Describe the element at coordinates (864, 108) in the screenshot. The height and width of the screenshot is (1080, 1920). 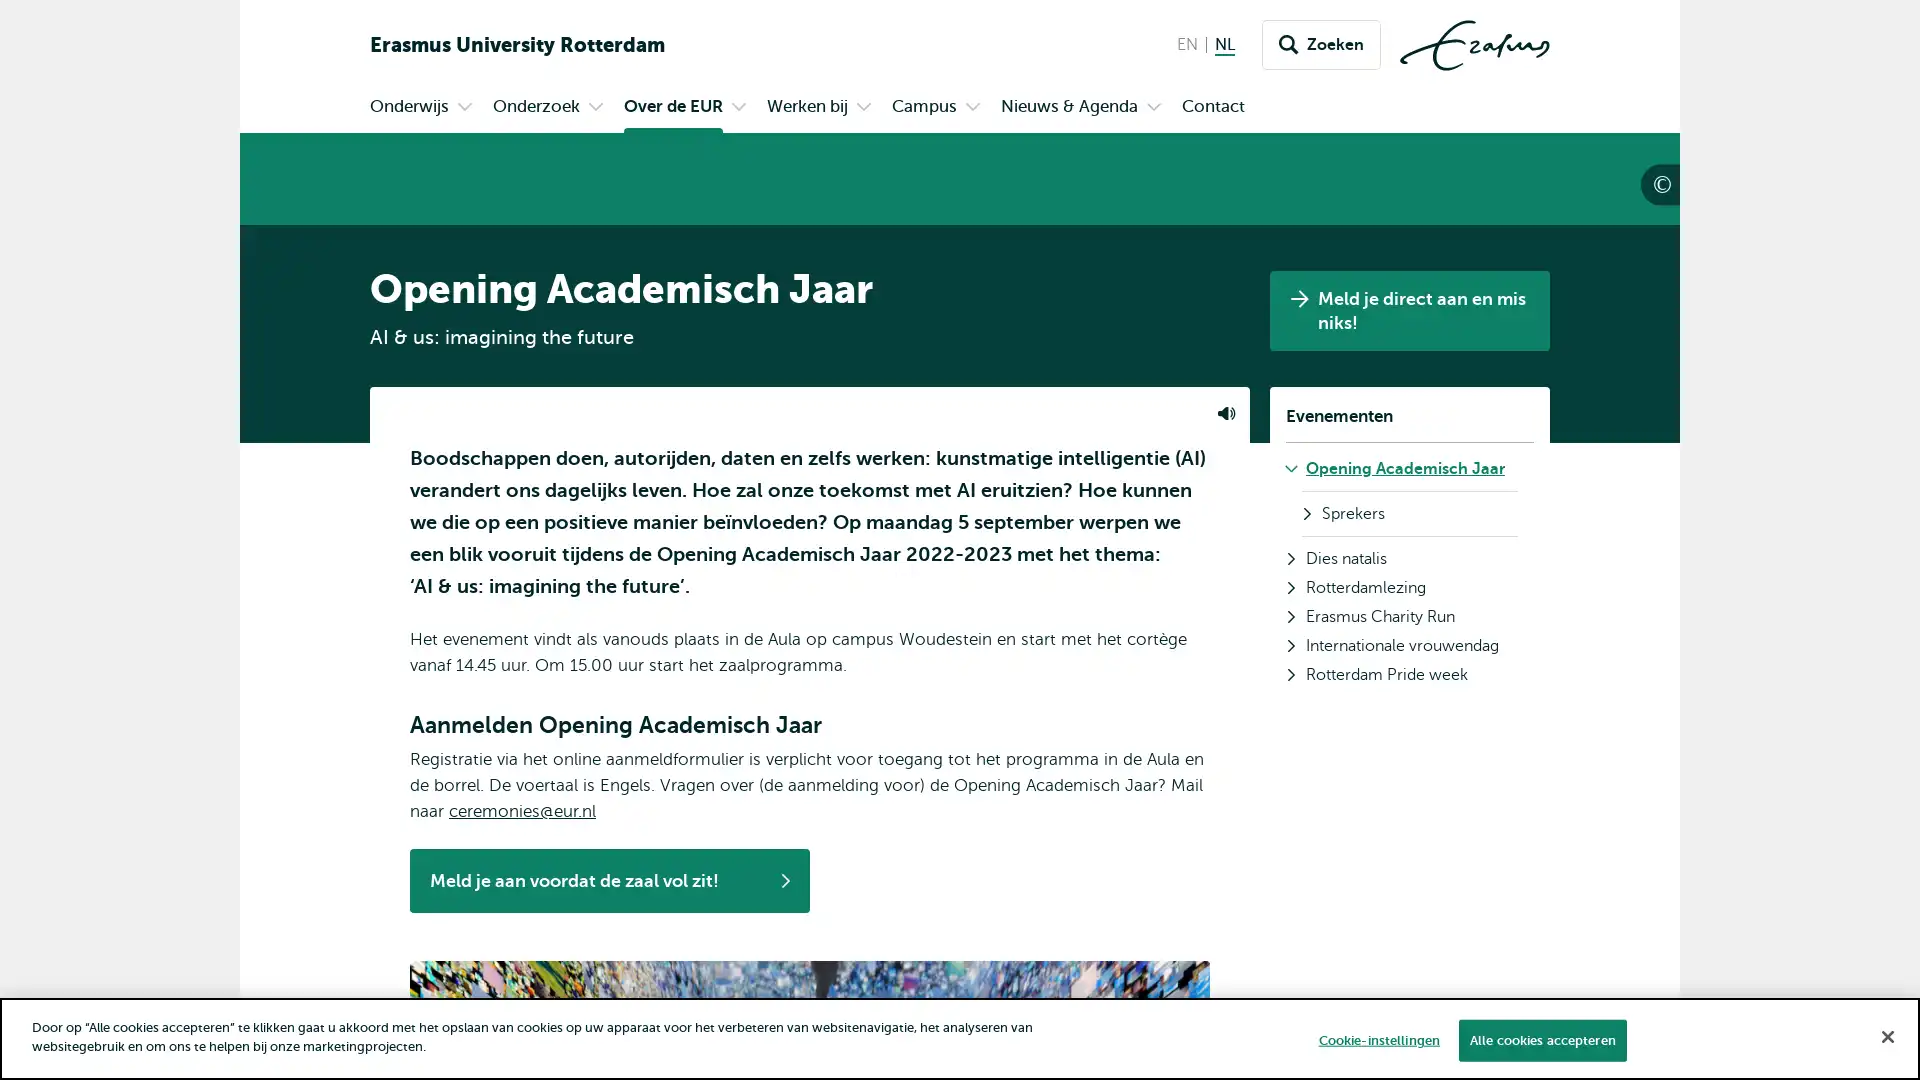
I see `Open submenu` at that location.